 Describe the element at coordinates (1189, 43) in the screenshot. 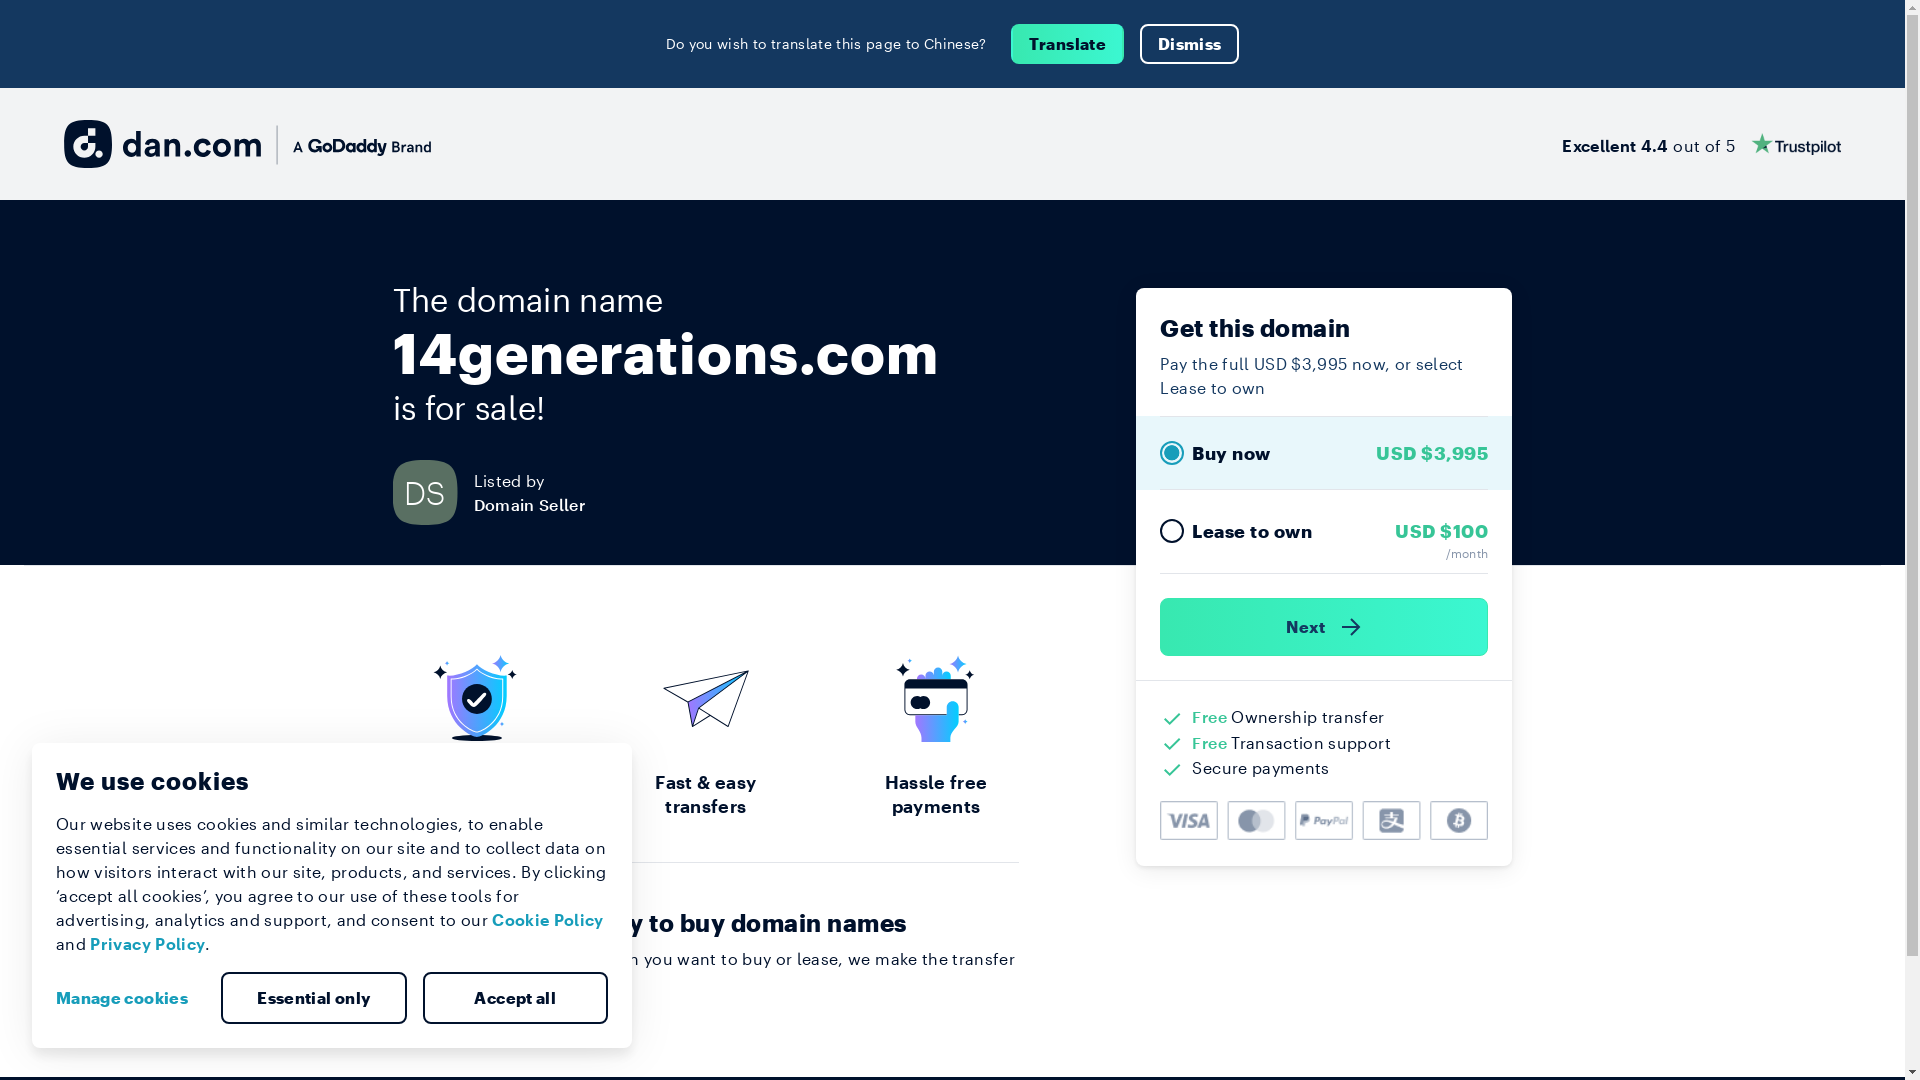

I see `'Dismiss'` at that location.